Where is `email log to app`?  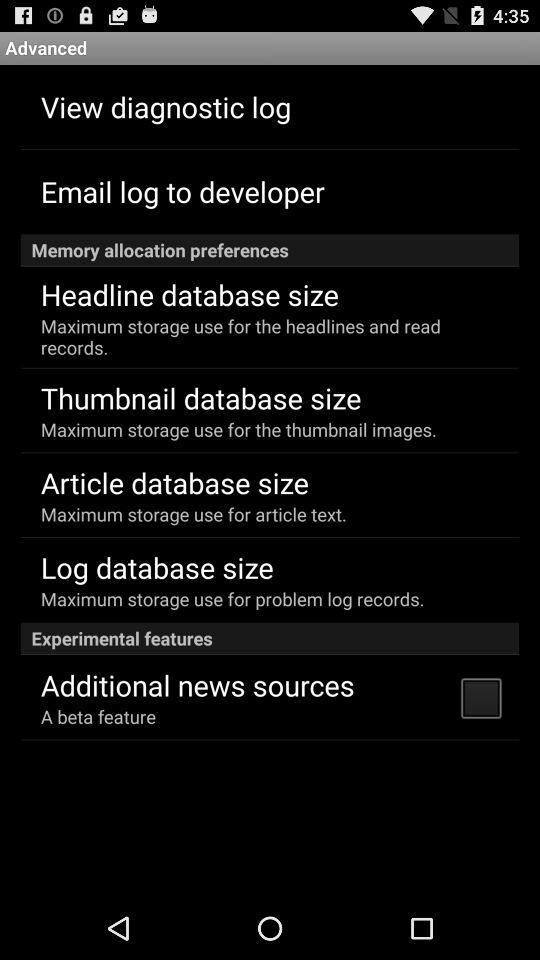 email log to app is located at coordinates (182, 191).